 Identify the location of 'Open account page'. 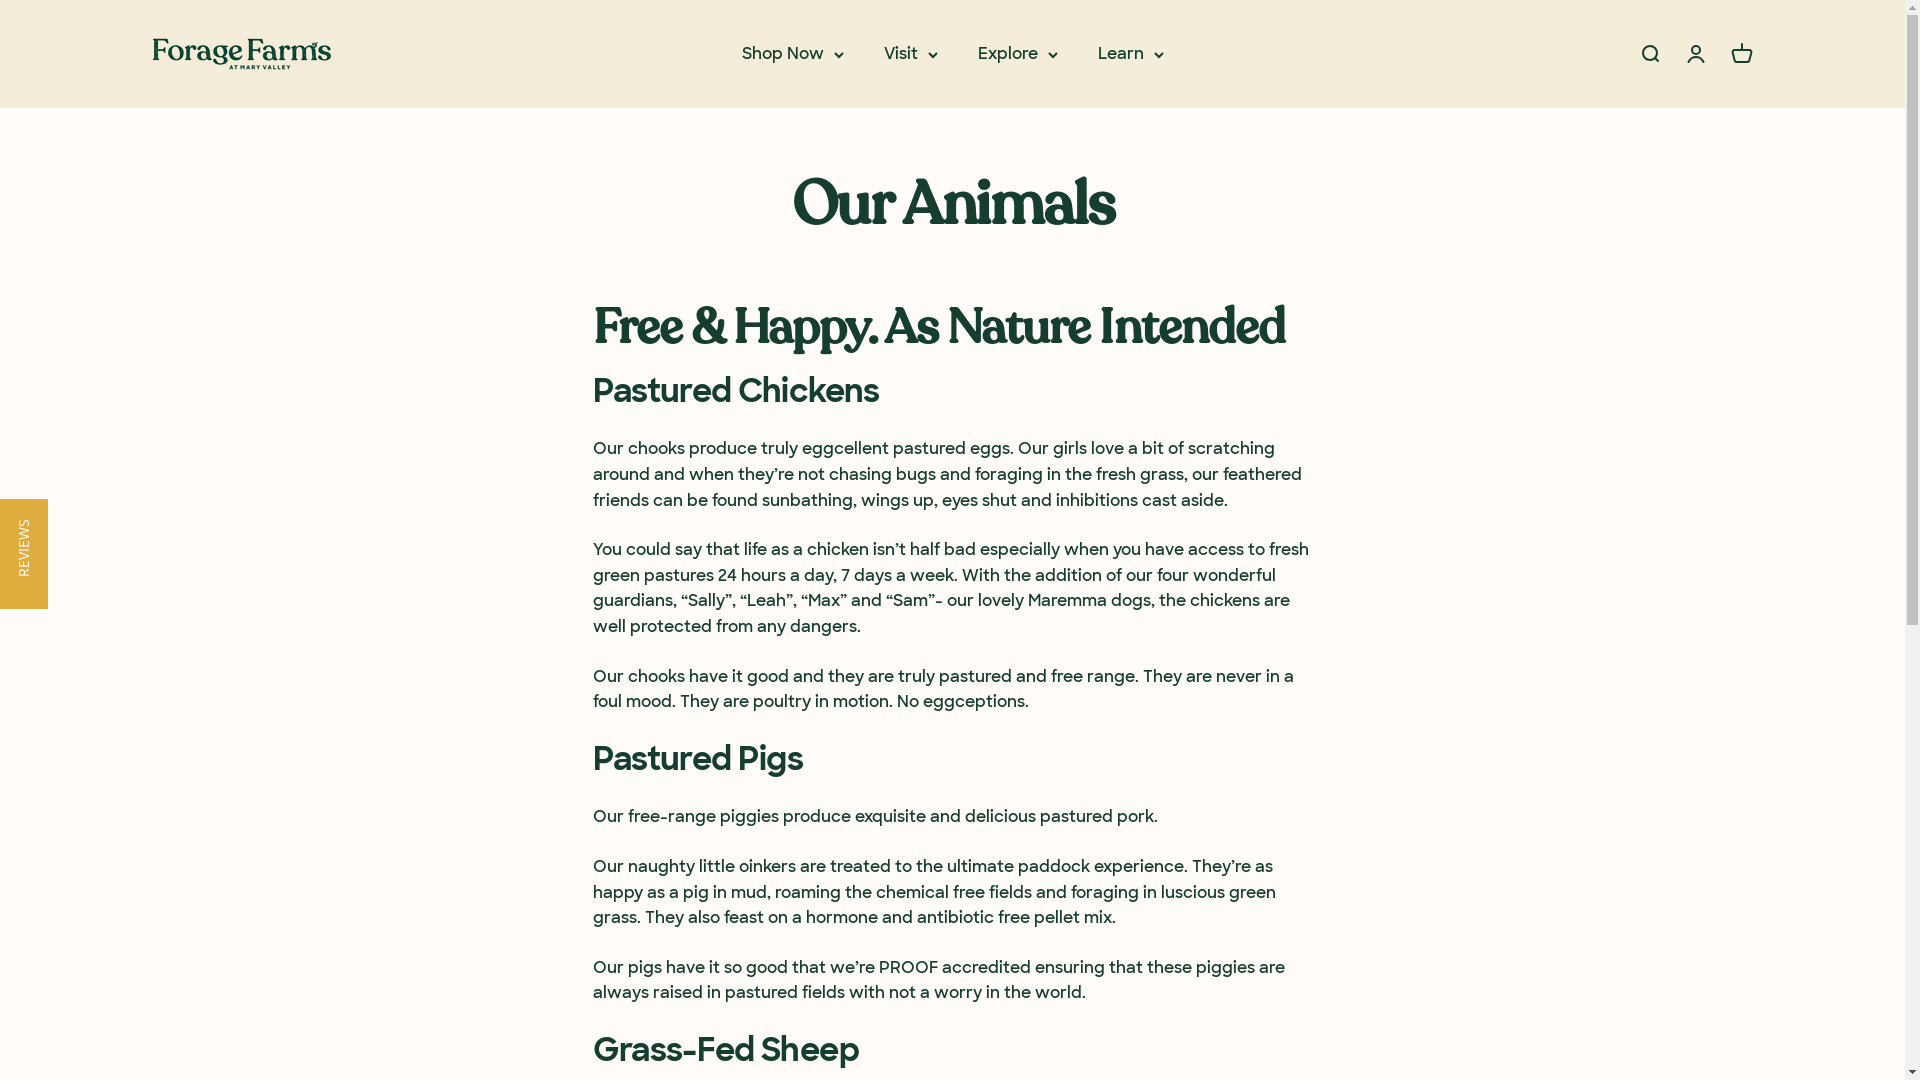
(1693, 53).